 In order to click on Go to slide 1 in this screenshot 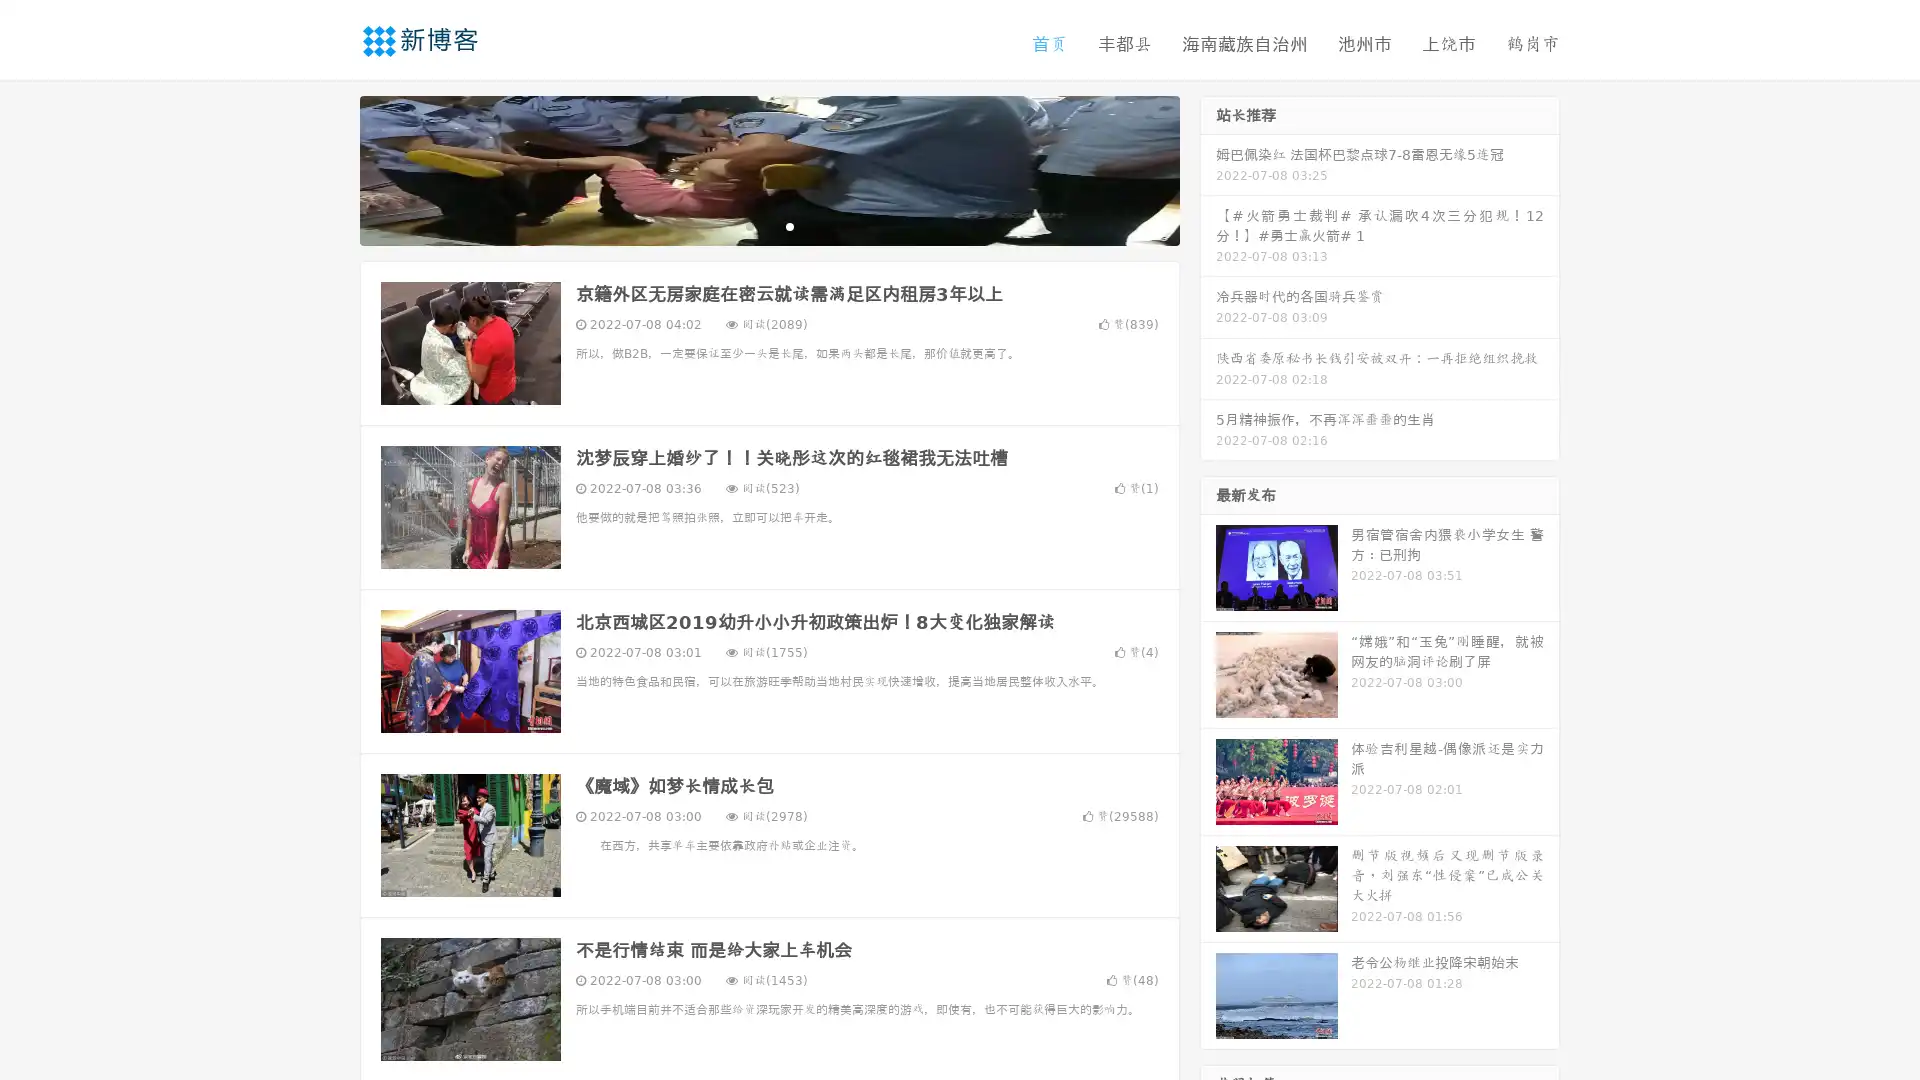, I will do `click(748, 225)`.